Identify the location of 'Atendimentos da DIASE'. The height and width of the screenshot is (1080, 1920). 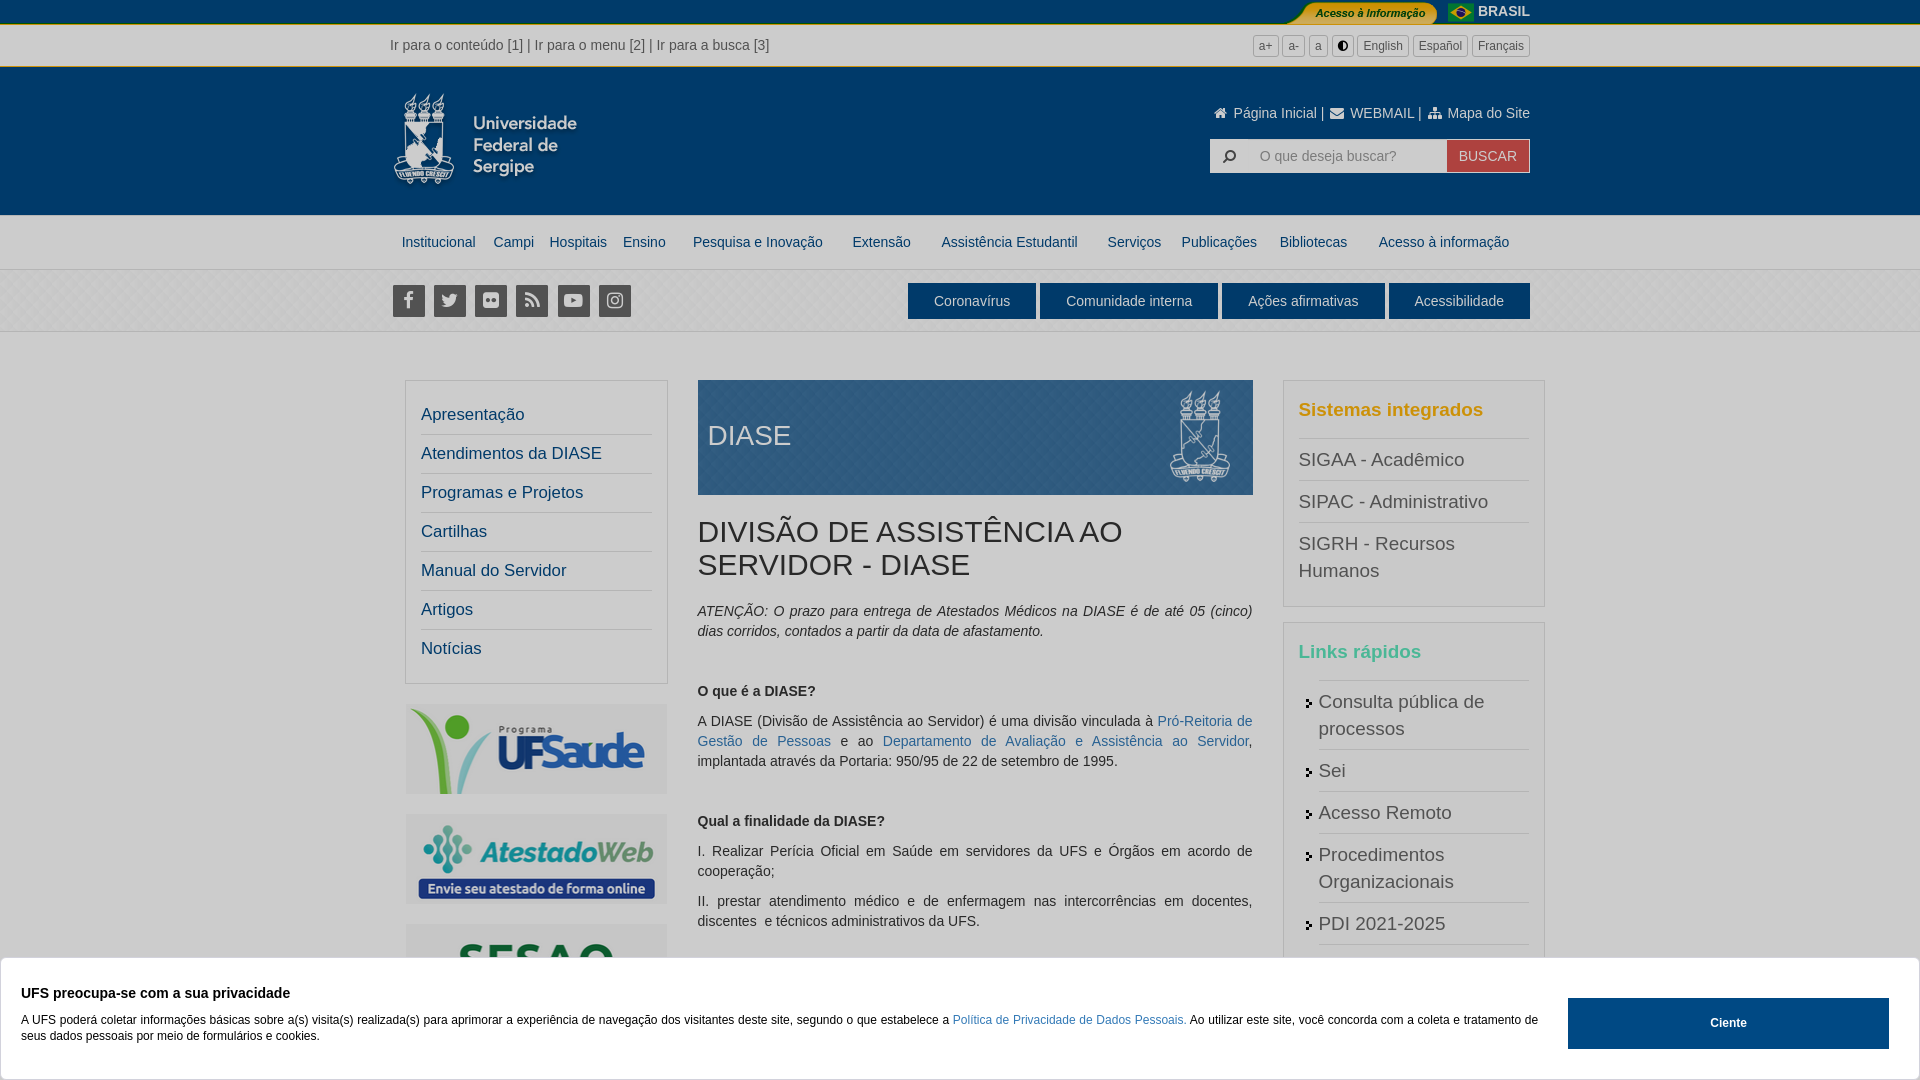
(511, 454).